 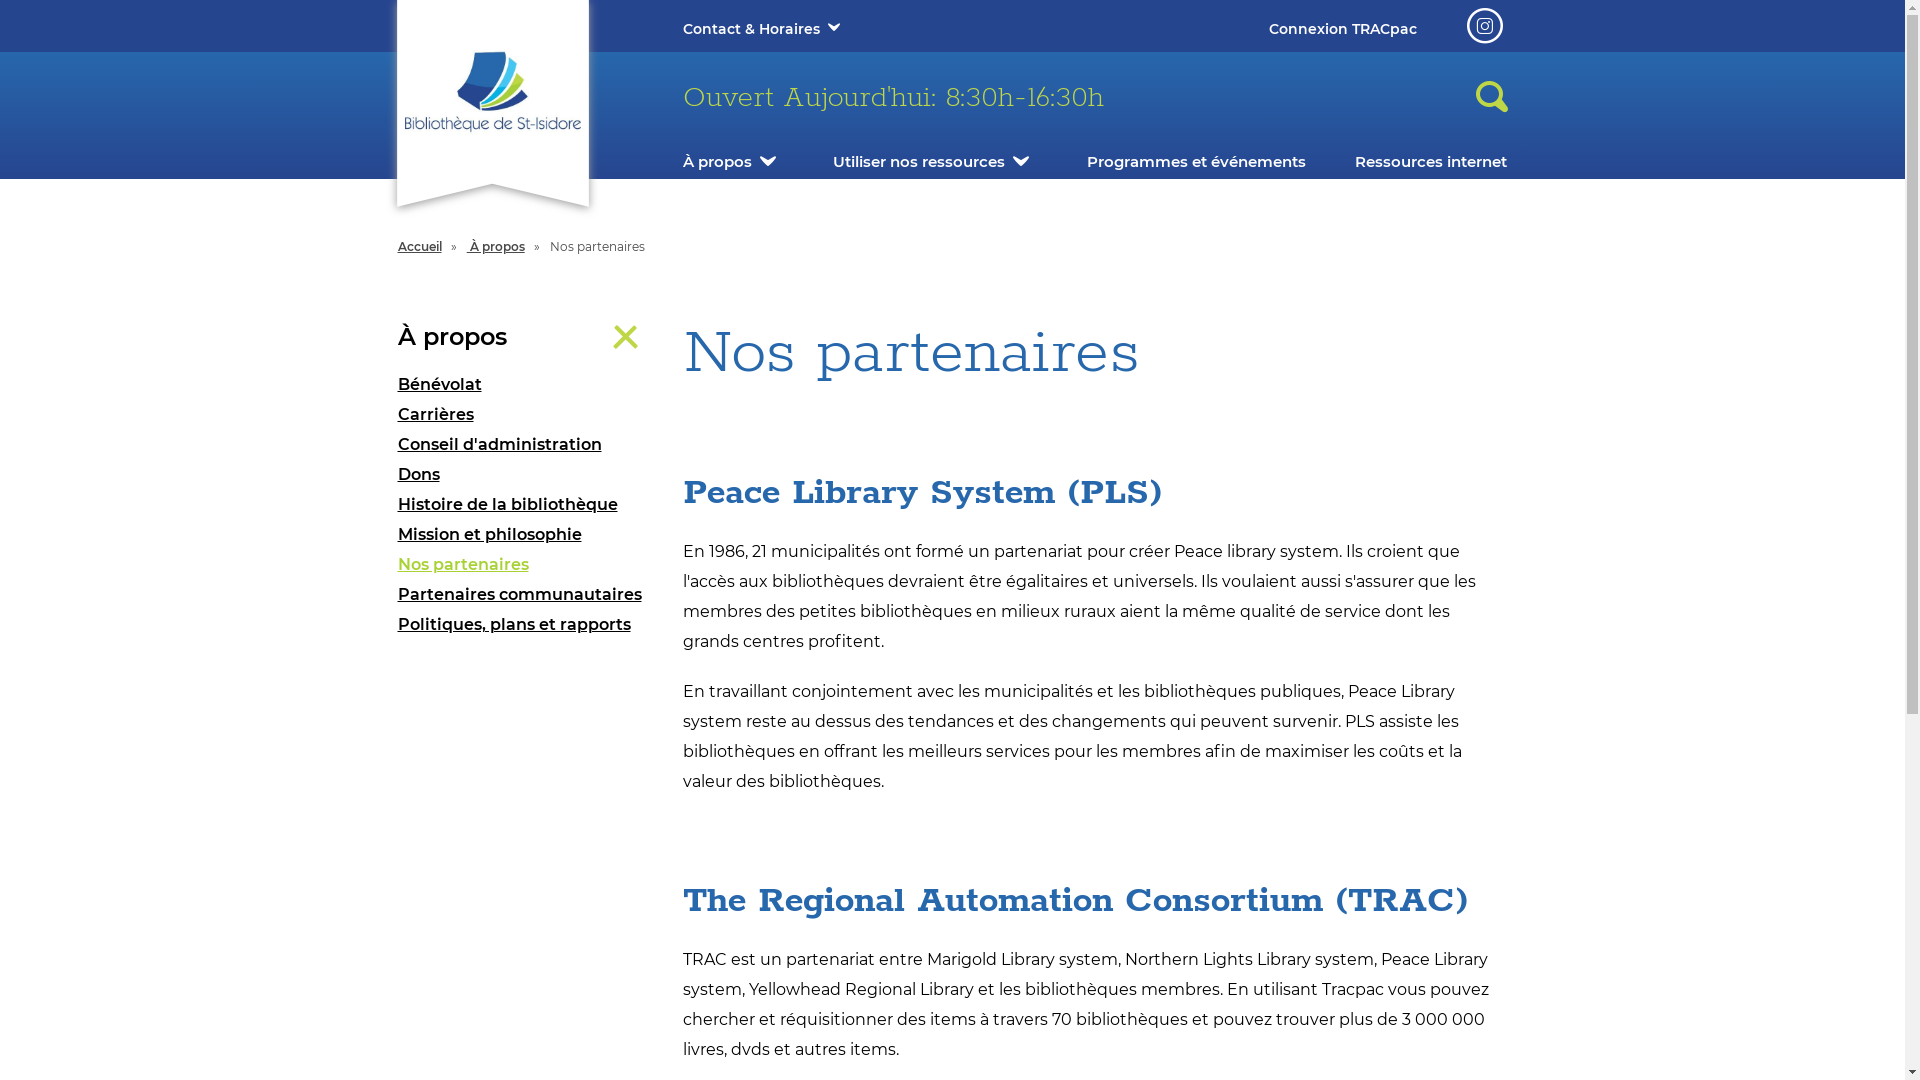 What do you see at coordinates (525, 443) in the screenshot?
I see `'Conseil d'administration'` at bounding box center [525, 443].